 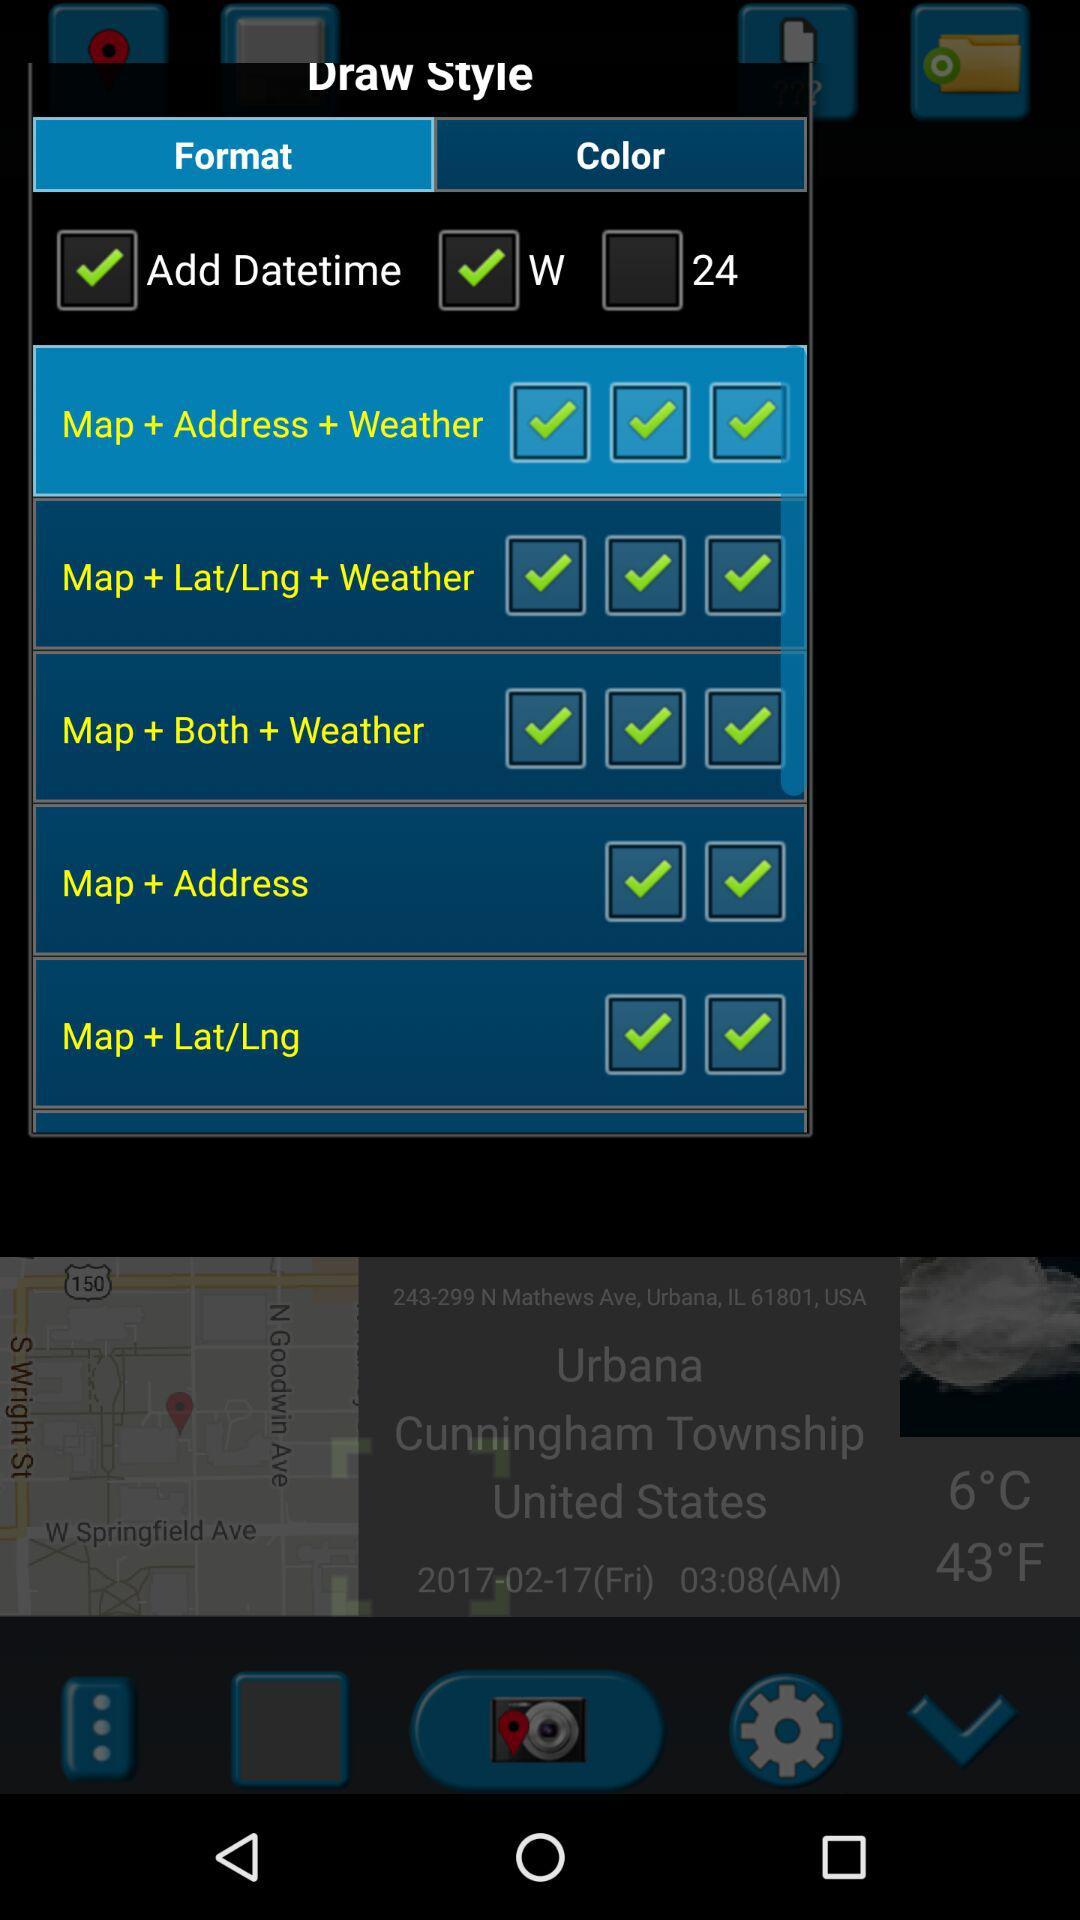 I want to click on box, so click(x=748, y=419).